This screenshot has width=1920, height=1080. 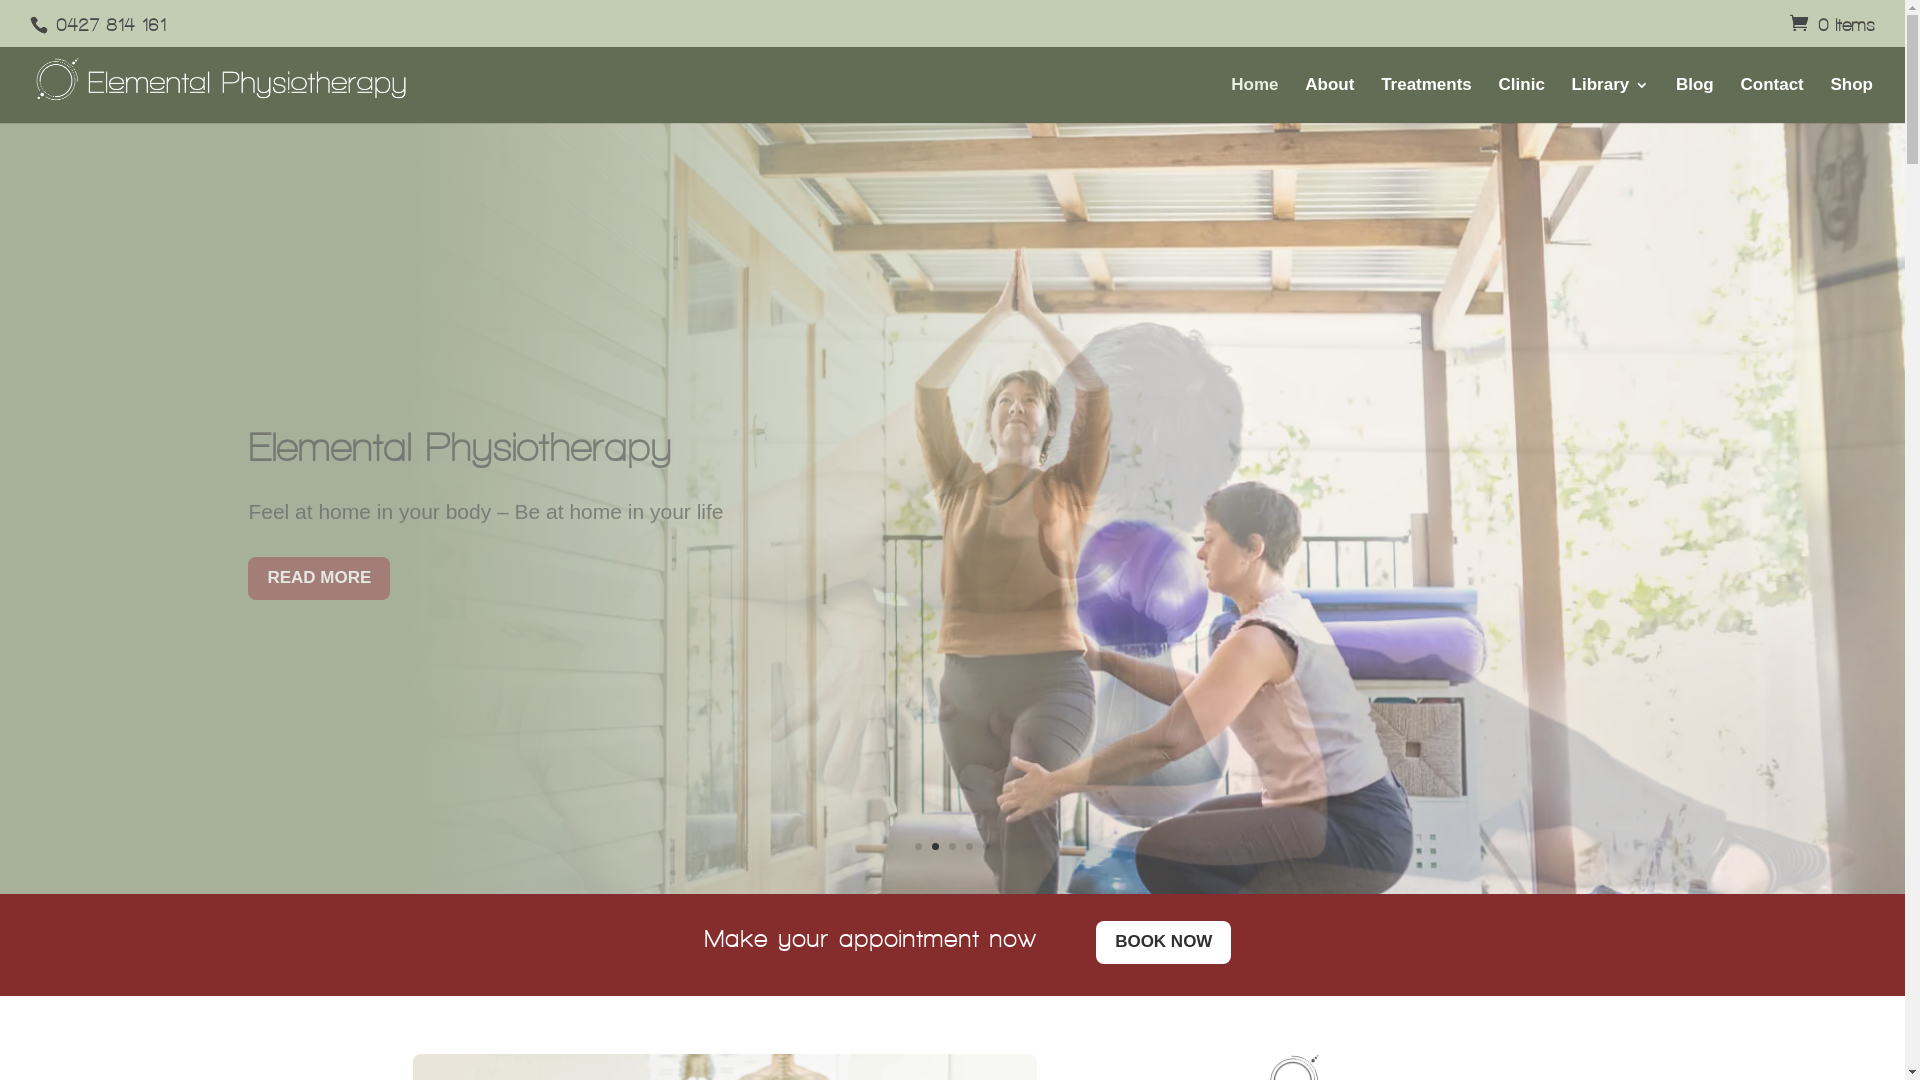 I want to click on 'Elemental Physiotherapy', so click(x=458, y=446).